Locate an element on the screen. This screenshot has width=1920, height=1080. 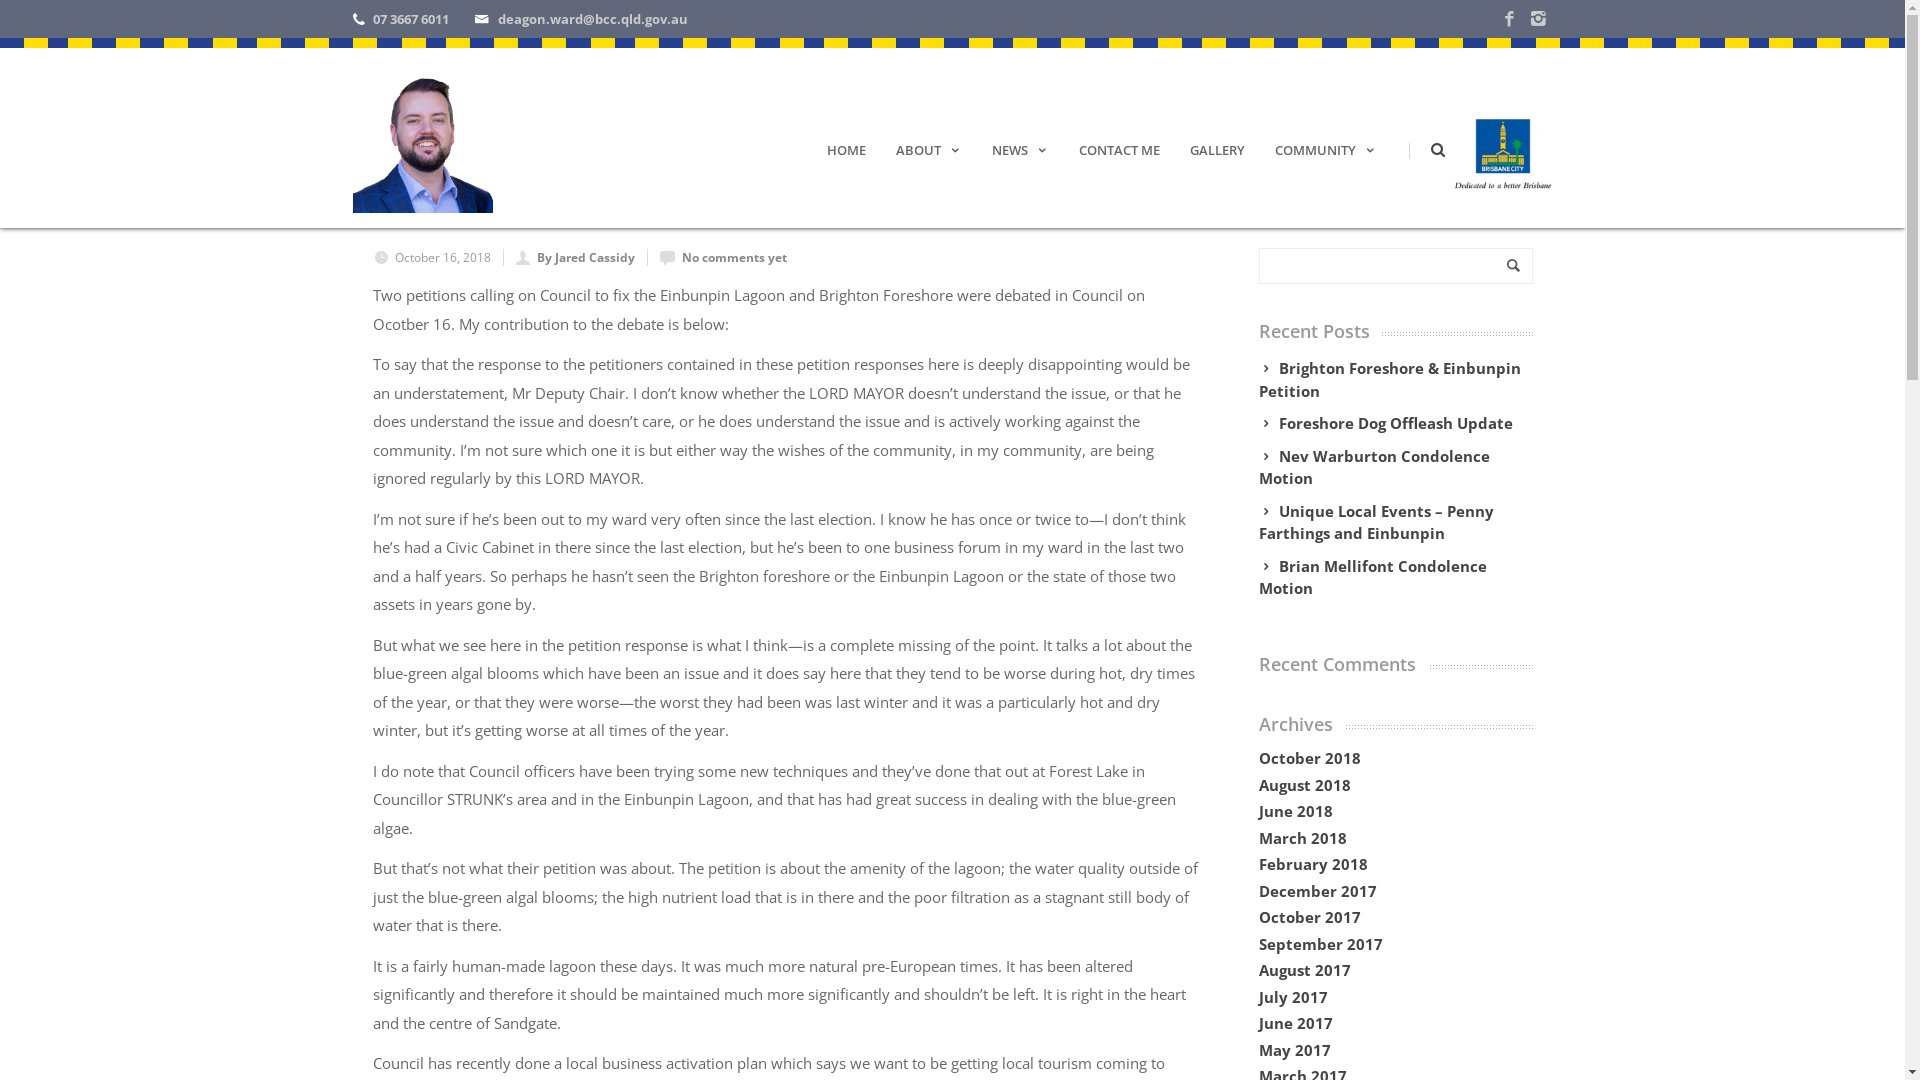
'August 2018' is located at coordinates (1304, 784).